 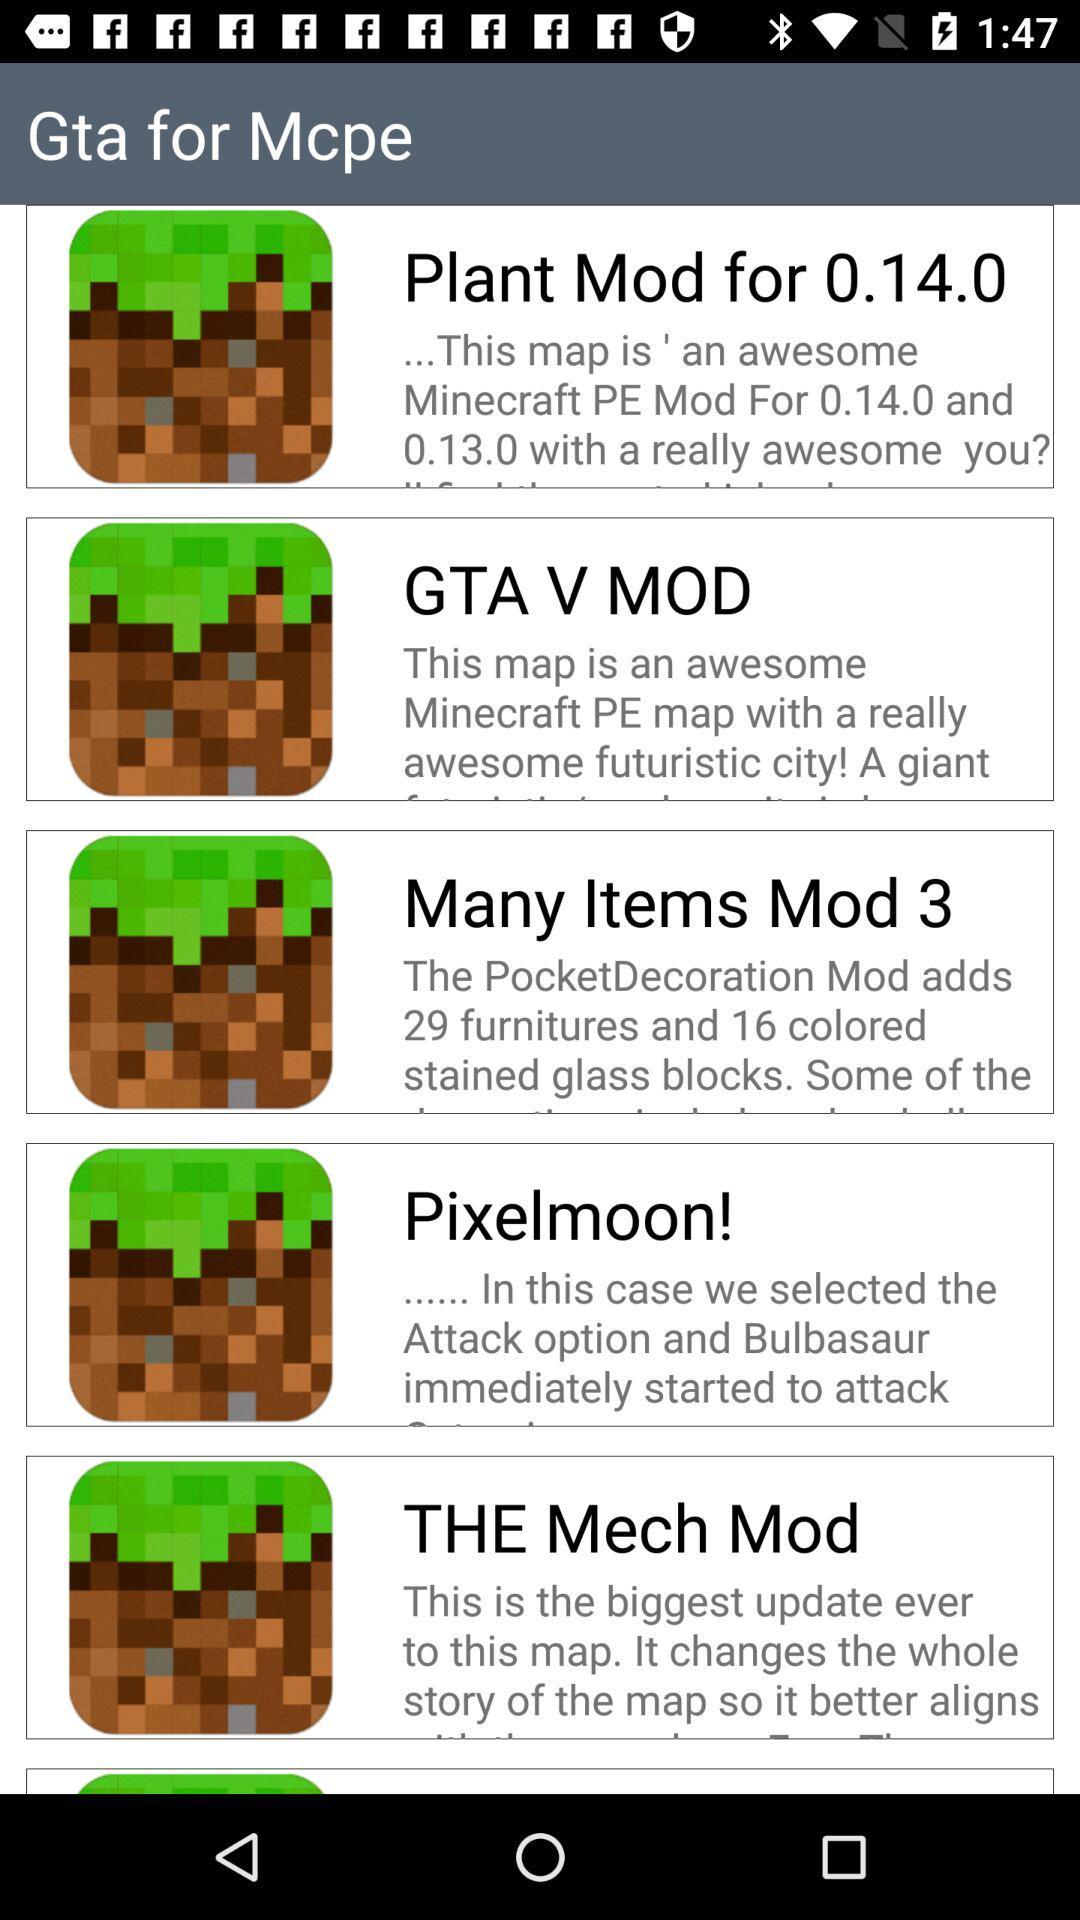 What do you see at coordinates (568, 1212) in the screenshot?
I see `icon above the in this case item` at bounding box center [568, 1212].